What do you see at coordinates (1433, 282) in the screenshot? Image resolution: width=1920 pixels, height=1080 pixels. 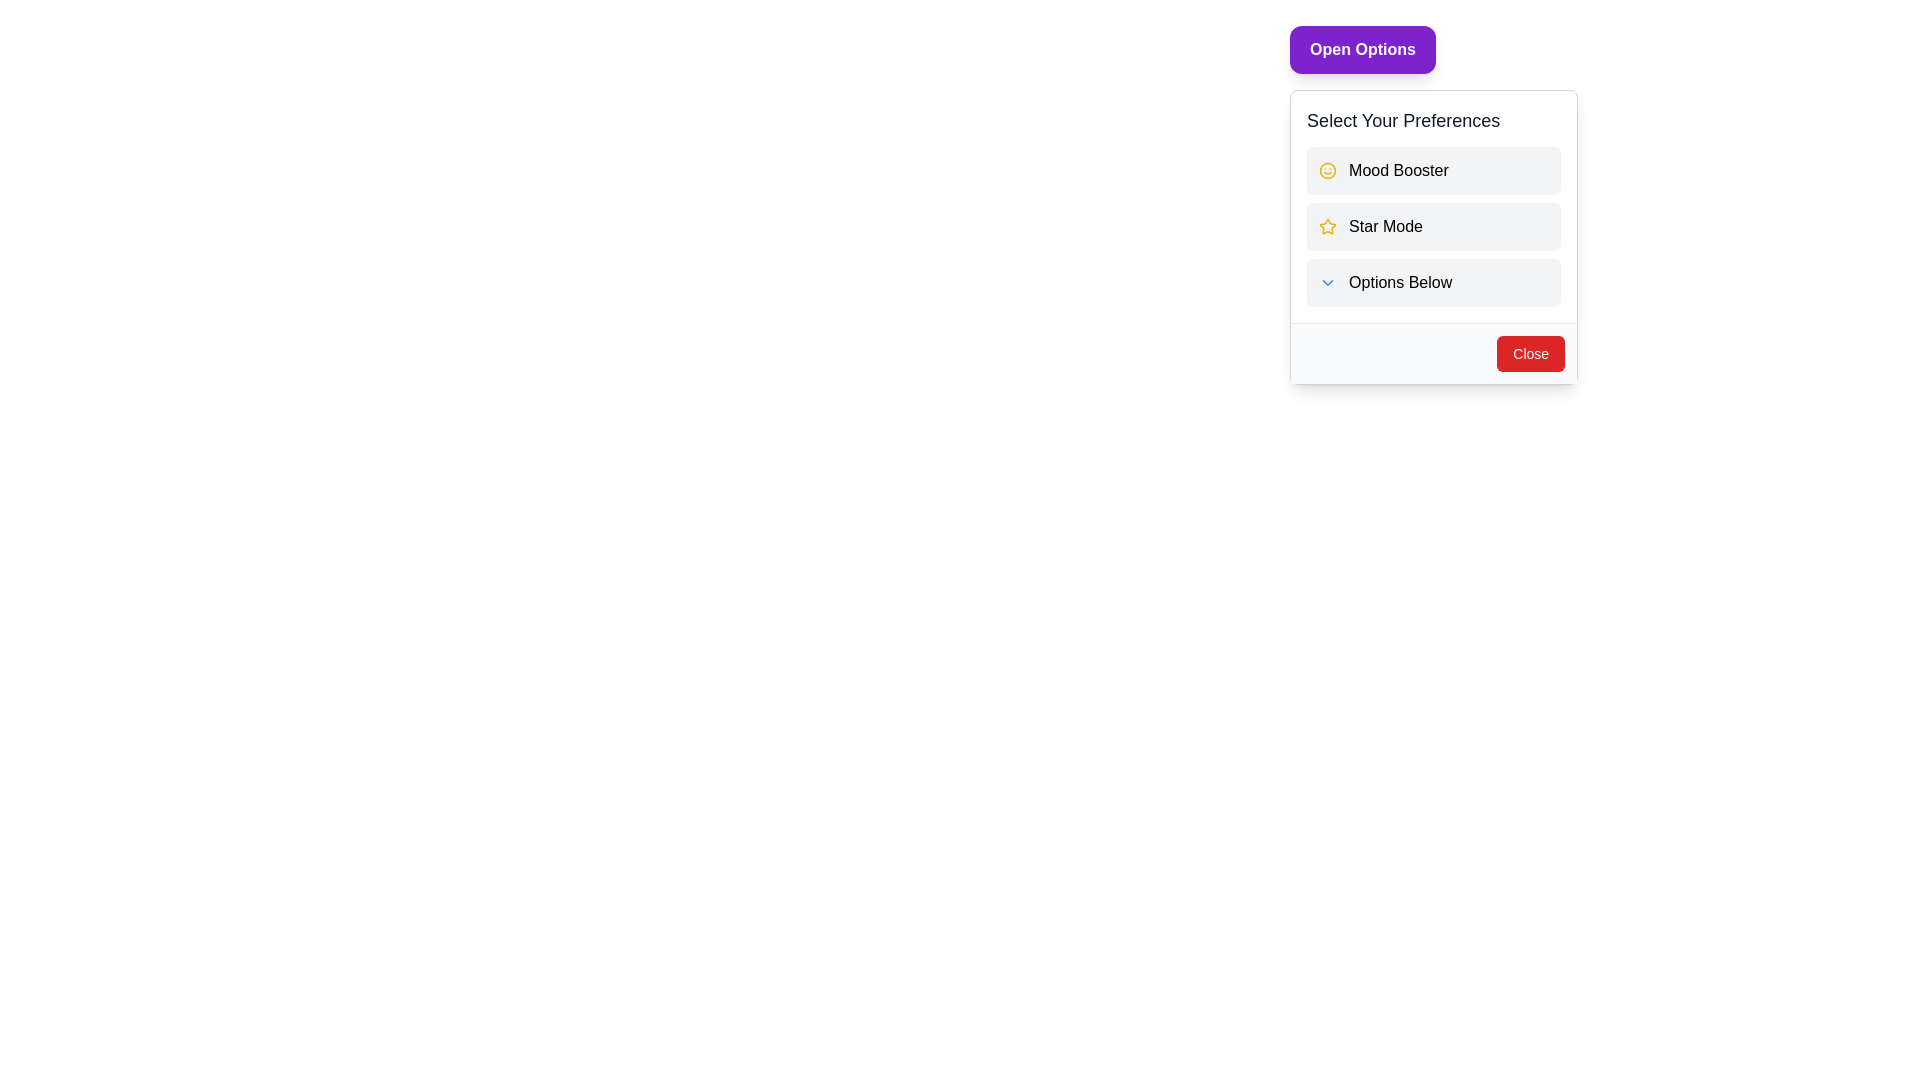 I see `the 'Options Below' button, which has a light gray background, rounded corners, and is located at the bottom of a vertical list of options` at bounding box center [1433, 282].